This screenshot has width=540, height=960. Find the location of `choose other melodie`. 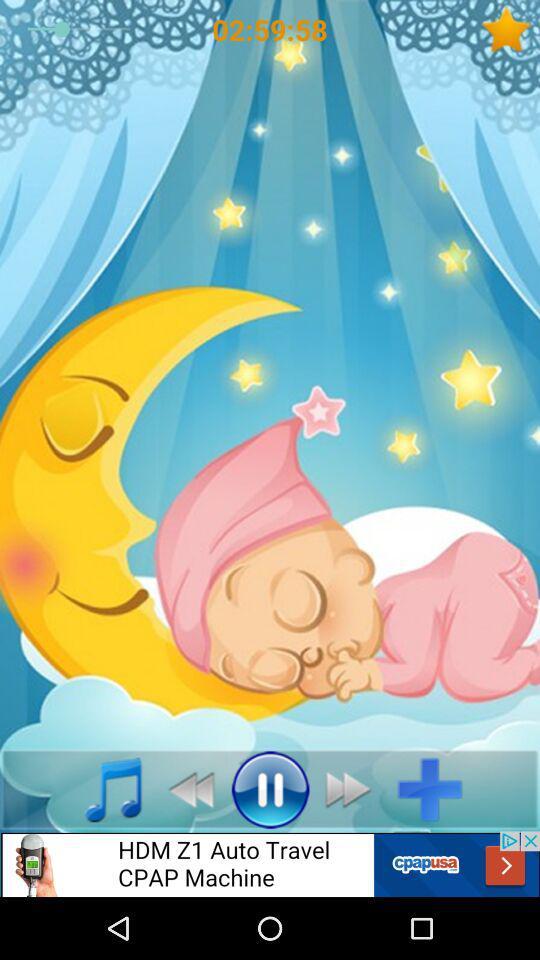

choose other melodie is located at coordinates (102, 789).